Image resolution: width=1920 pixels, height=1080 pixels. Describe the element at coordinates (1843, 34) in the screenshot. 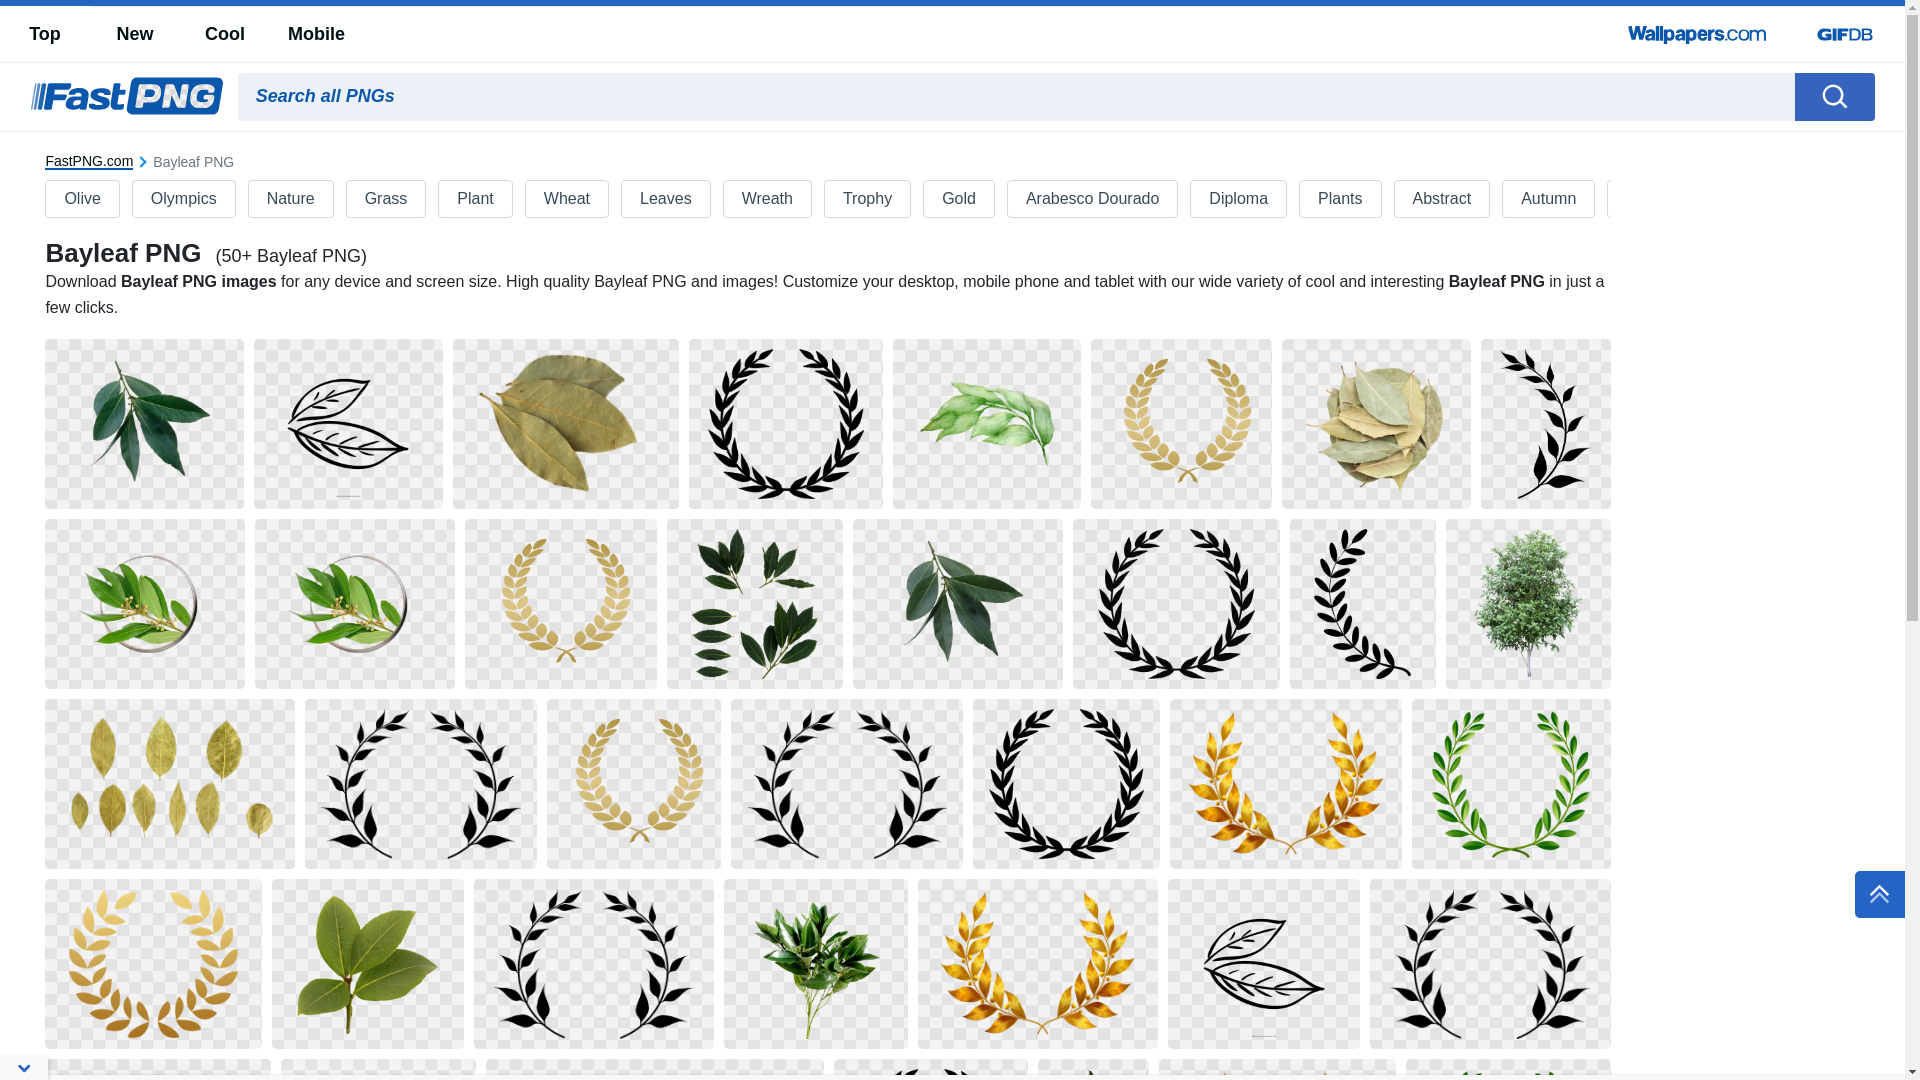

I see `'GifDB.com'` at that location.